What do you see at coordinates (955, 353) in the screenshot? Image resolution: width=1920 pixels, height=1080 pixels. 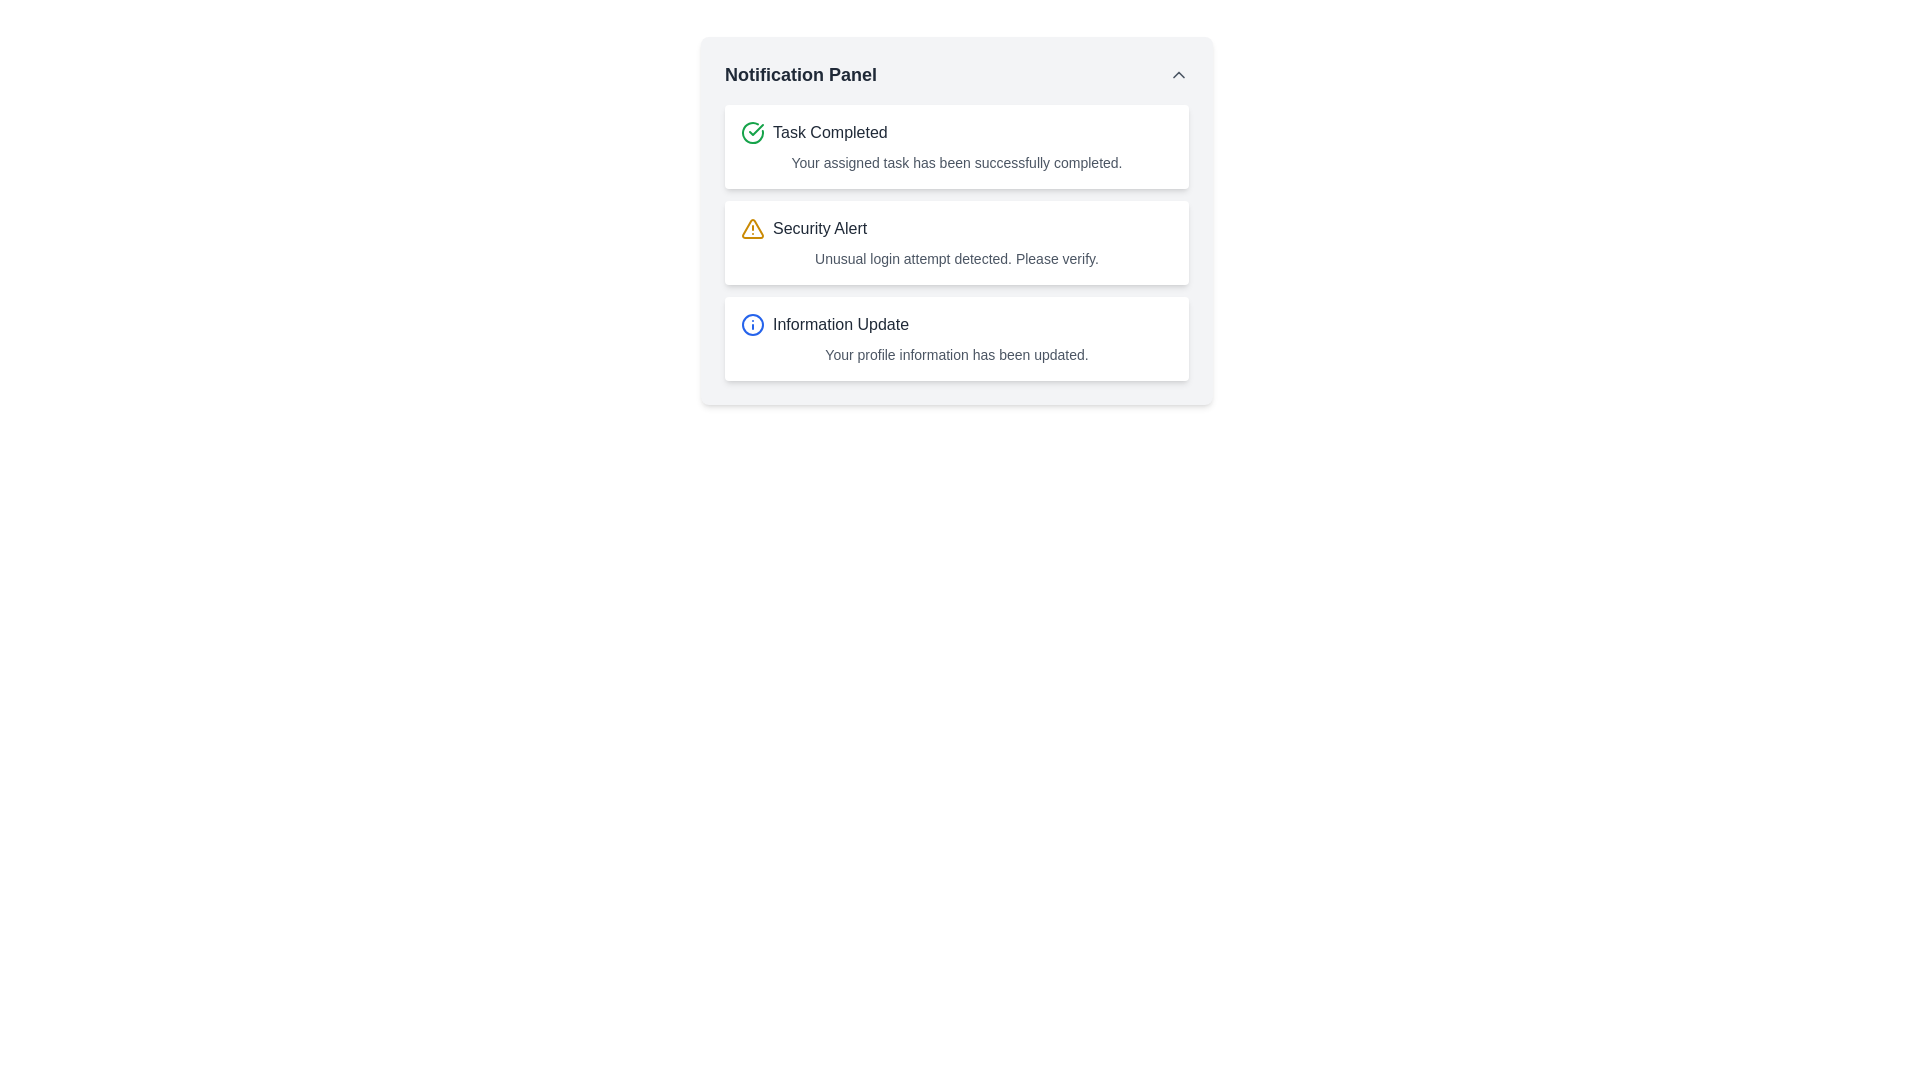 I see `text label that says 'Your profile information has been updated.' located at the bottom of the notification box, centered under the title 'Information Update'` at bounding box center [955, 353].